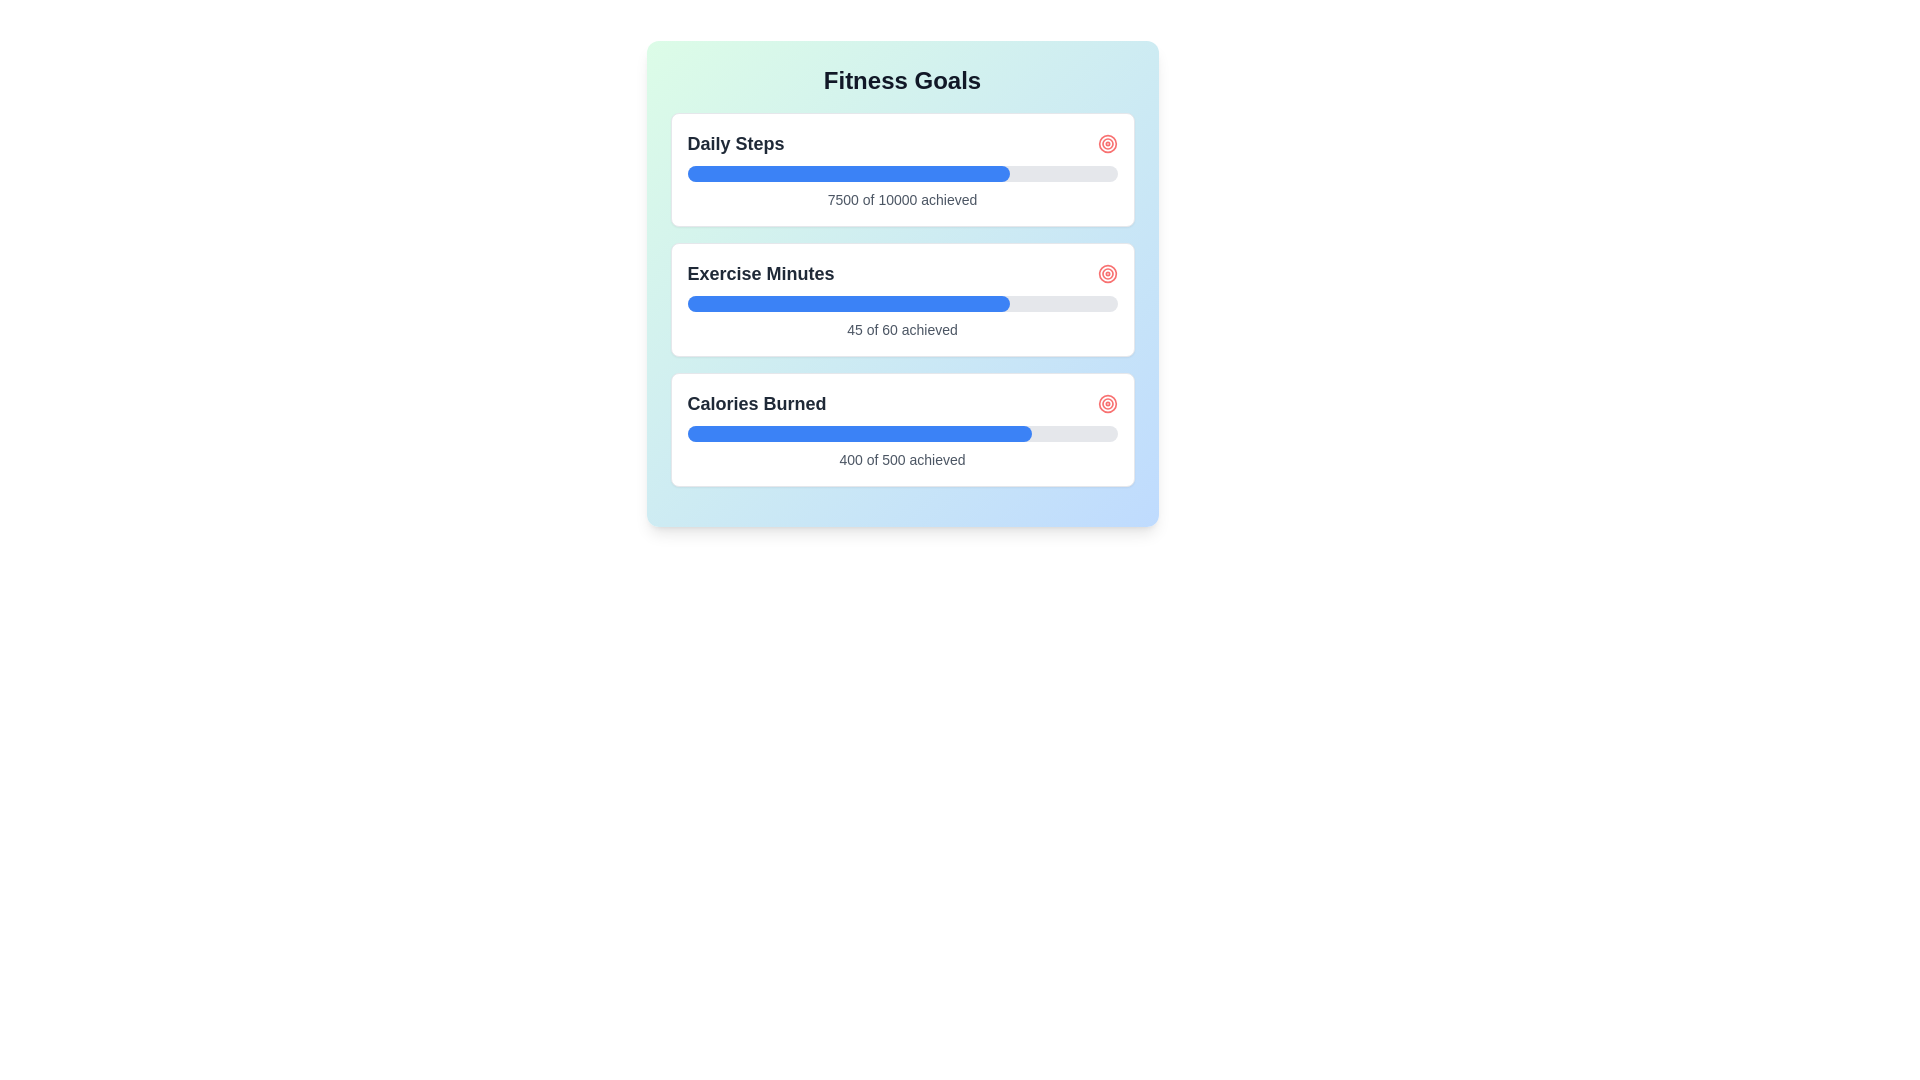  Describe the element at coordinates (901, 172) in the screenshot. I see `the Progress Bar indicating fitness goal statistics titled 'Daily Steps', which is visually styled with a gray background and a filled blue rounded bar` at that location.